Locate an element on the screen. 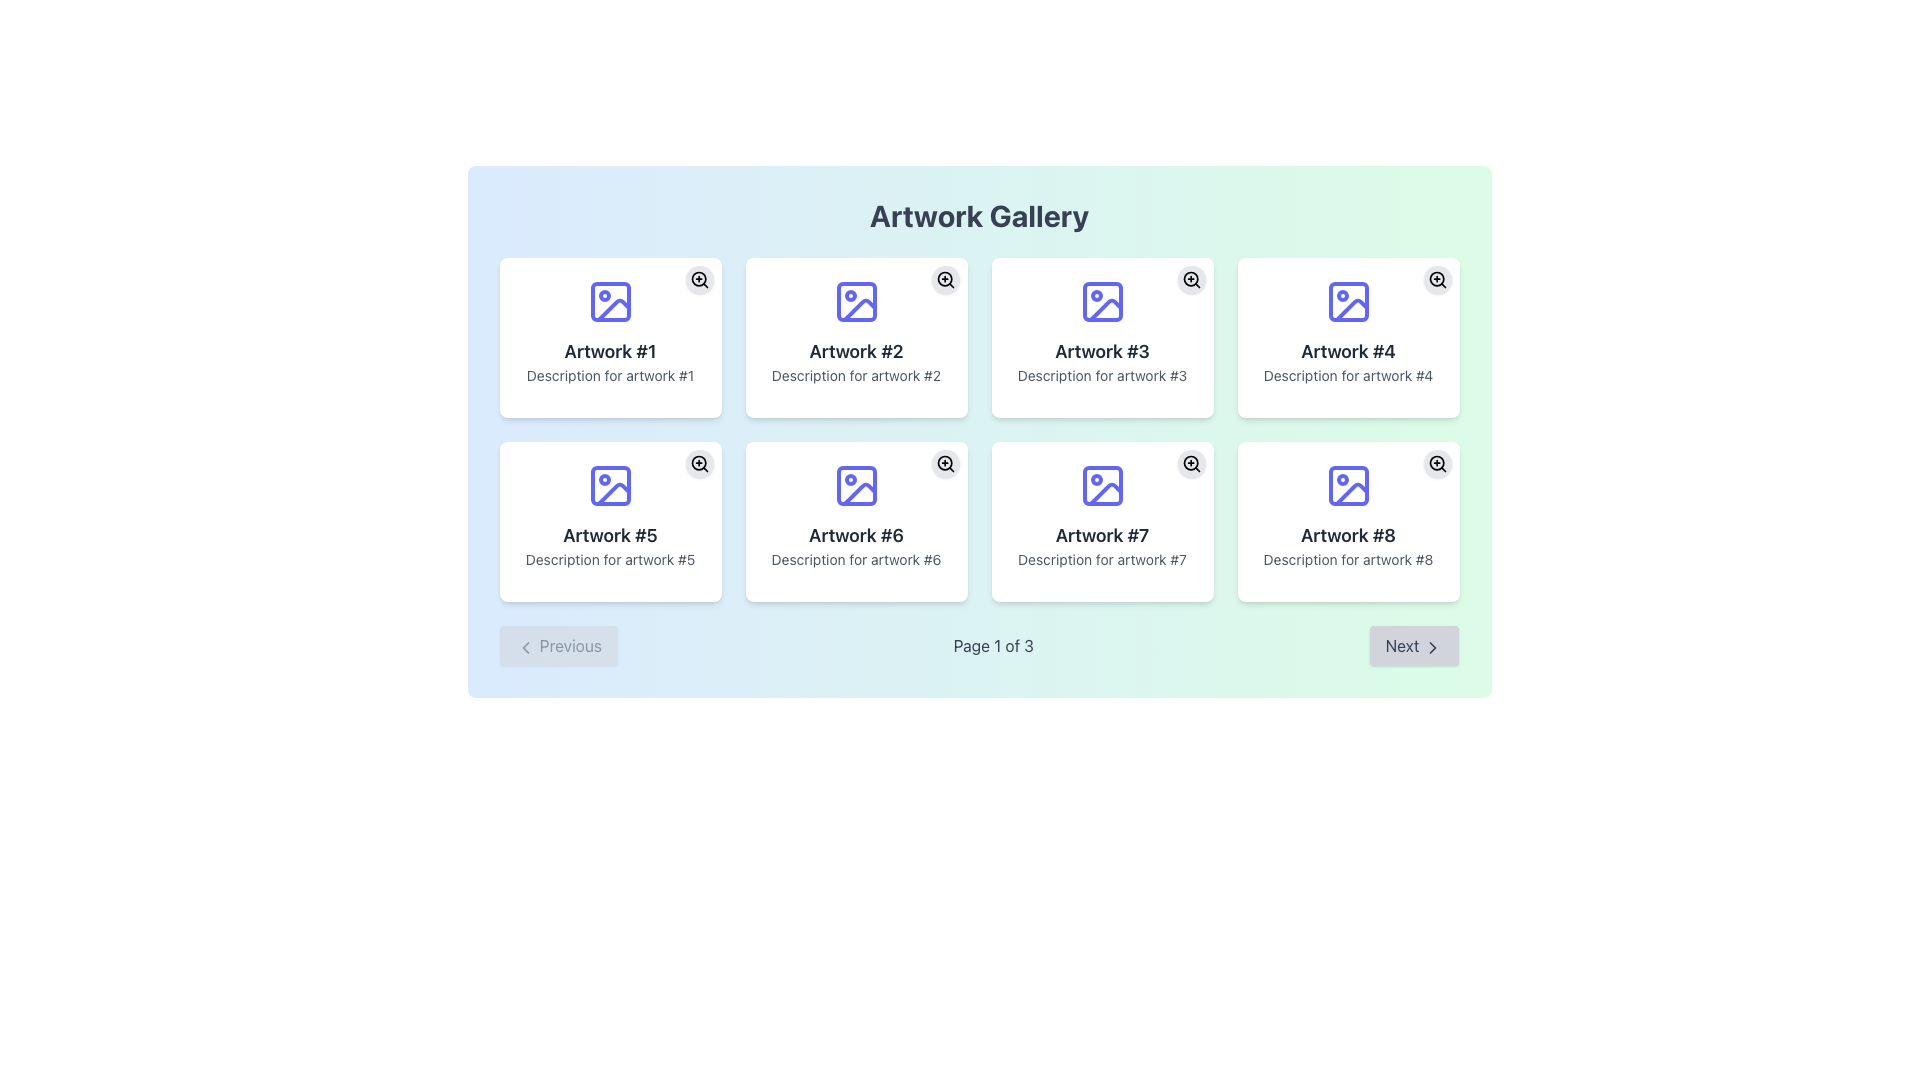 The image size is (1920, 1080). the informational card for 'Artwork #2', which is located in the second column of the first row of artwork cards, positioned between 'Artwork #1' and 'Artwork #3' is located at coordinates (856, 337).